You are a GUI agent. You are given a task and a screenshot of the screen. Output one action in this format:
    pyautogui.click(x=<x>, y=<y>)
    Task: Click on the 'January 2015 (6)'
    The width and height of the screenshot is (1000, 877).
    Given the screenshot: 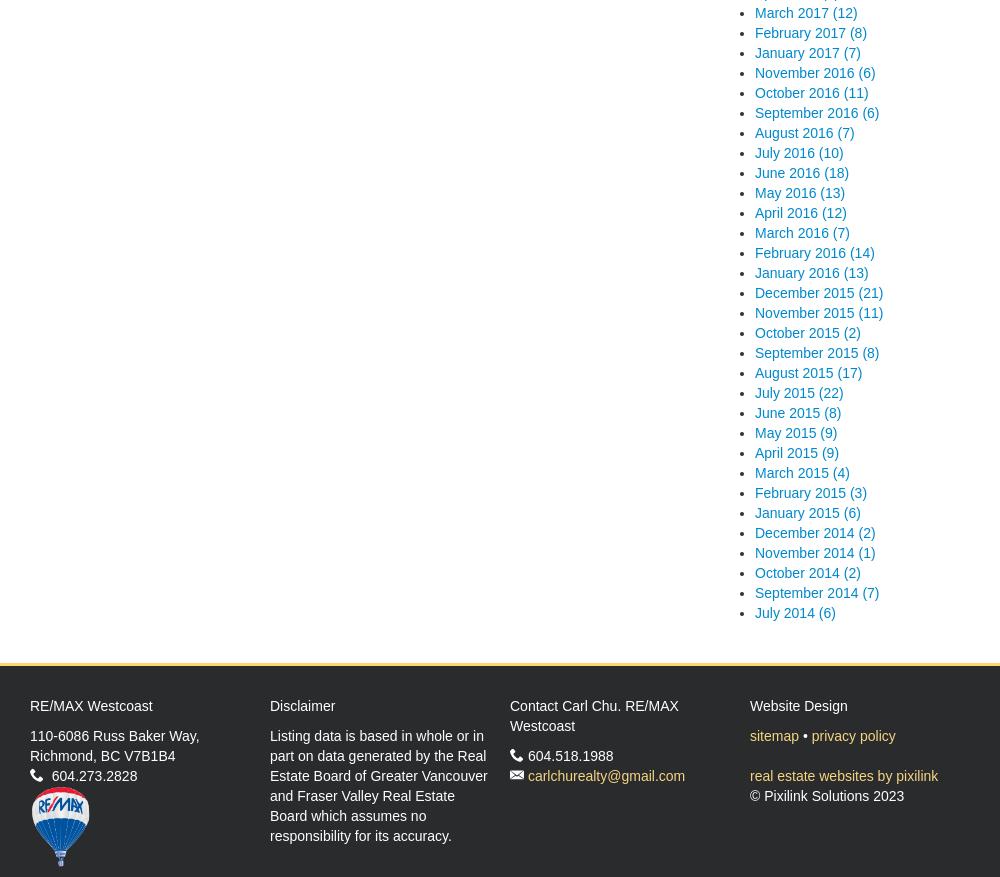 What is the action you would take?
    pyautogui.click(x=807, y=511)
    